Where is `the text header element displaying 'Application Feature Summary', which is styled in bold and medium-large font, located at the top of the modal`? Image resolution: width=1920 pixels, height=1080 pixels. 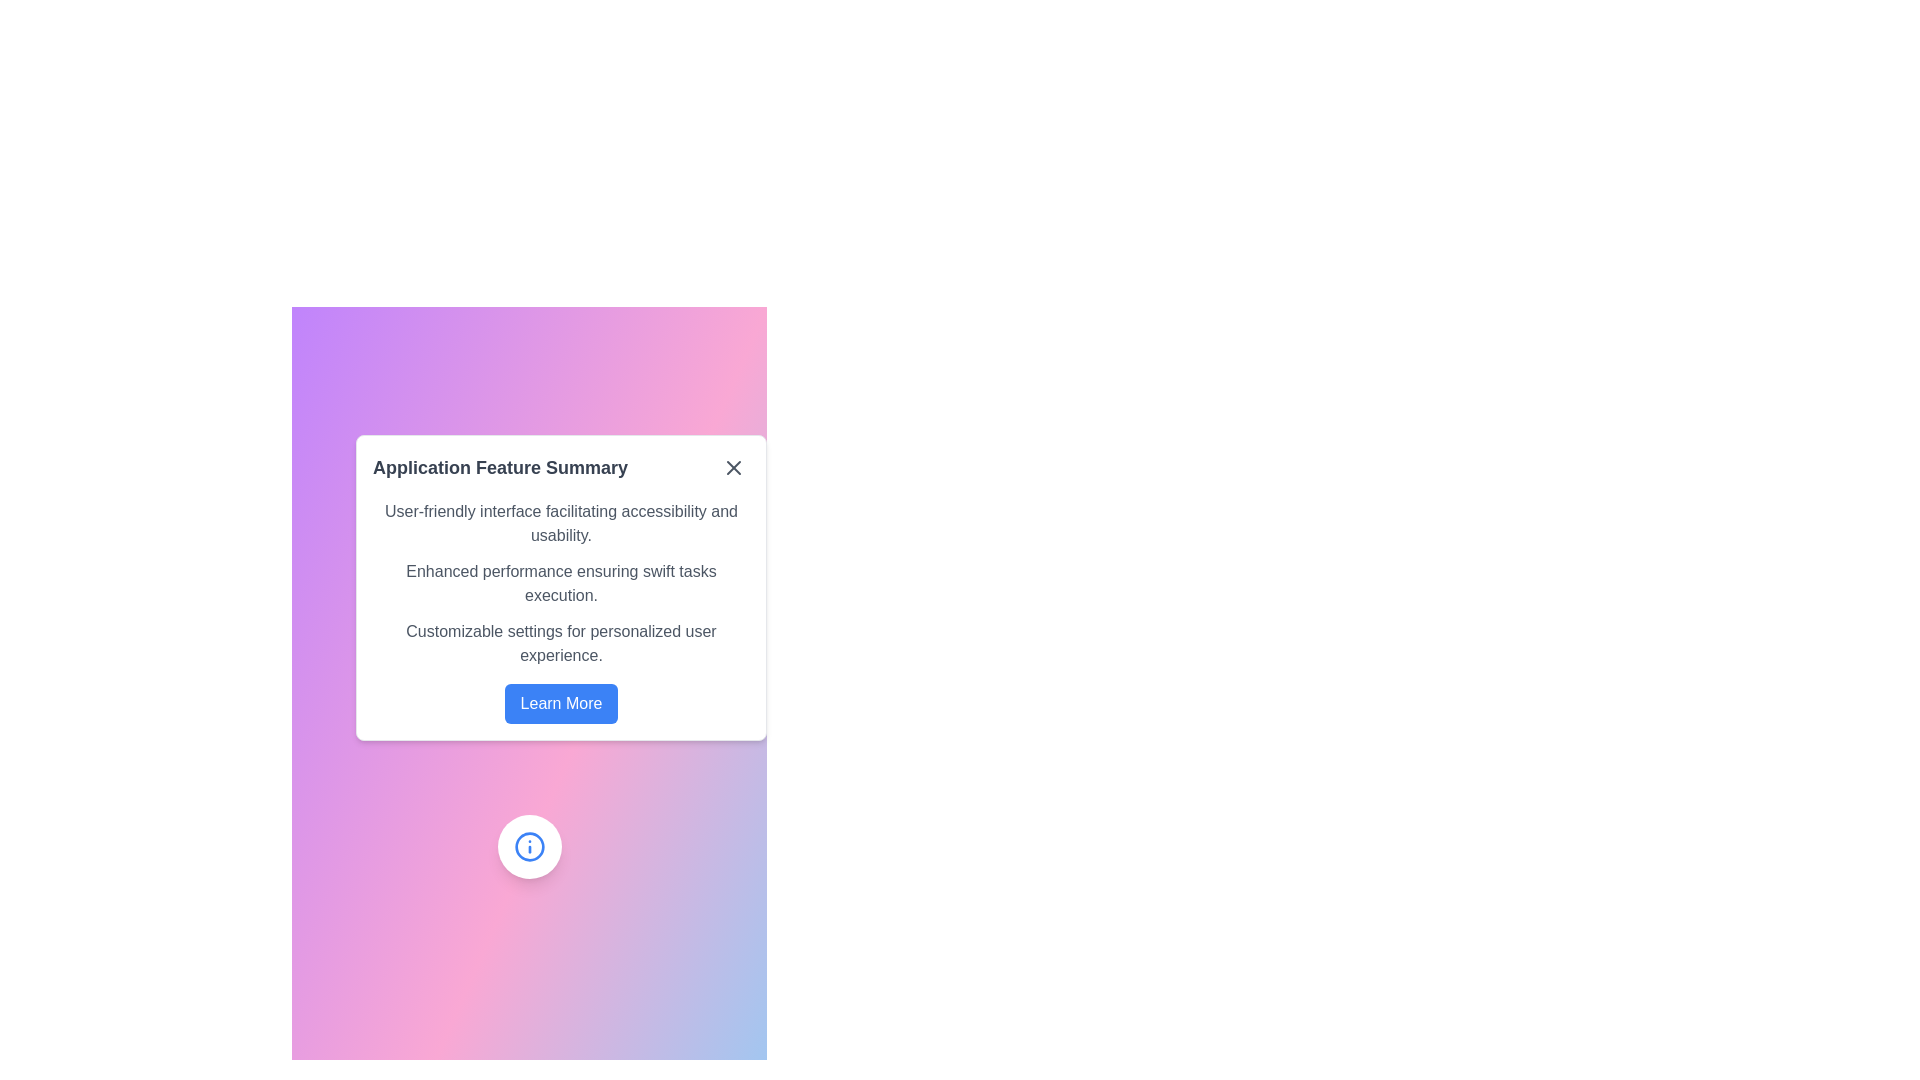 the text header element displaying 'Application Feature Summary', which is styled in bold and medium-large font, located at the top of the modal is located at coordinates (560, 467).